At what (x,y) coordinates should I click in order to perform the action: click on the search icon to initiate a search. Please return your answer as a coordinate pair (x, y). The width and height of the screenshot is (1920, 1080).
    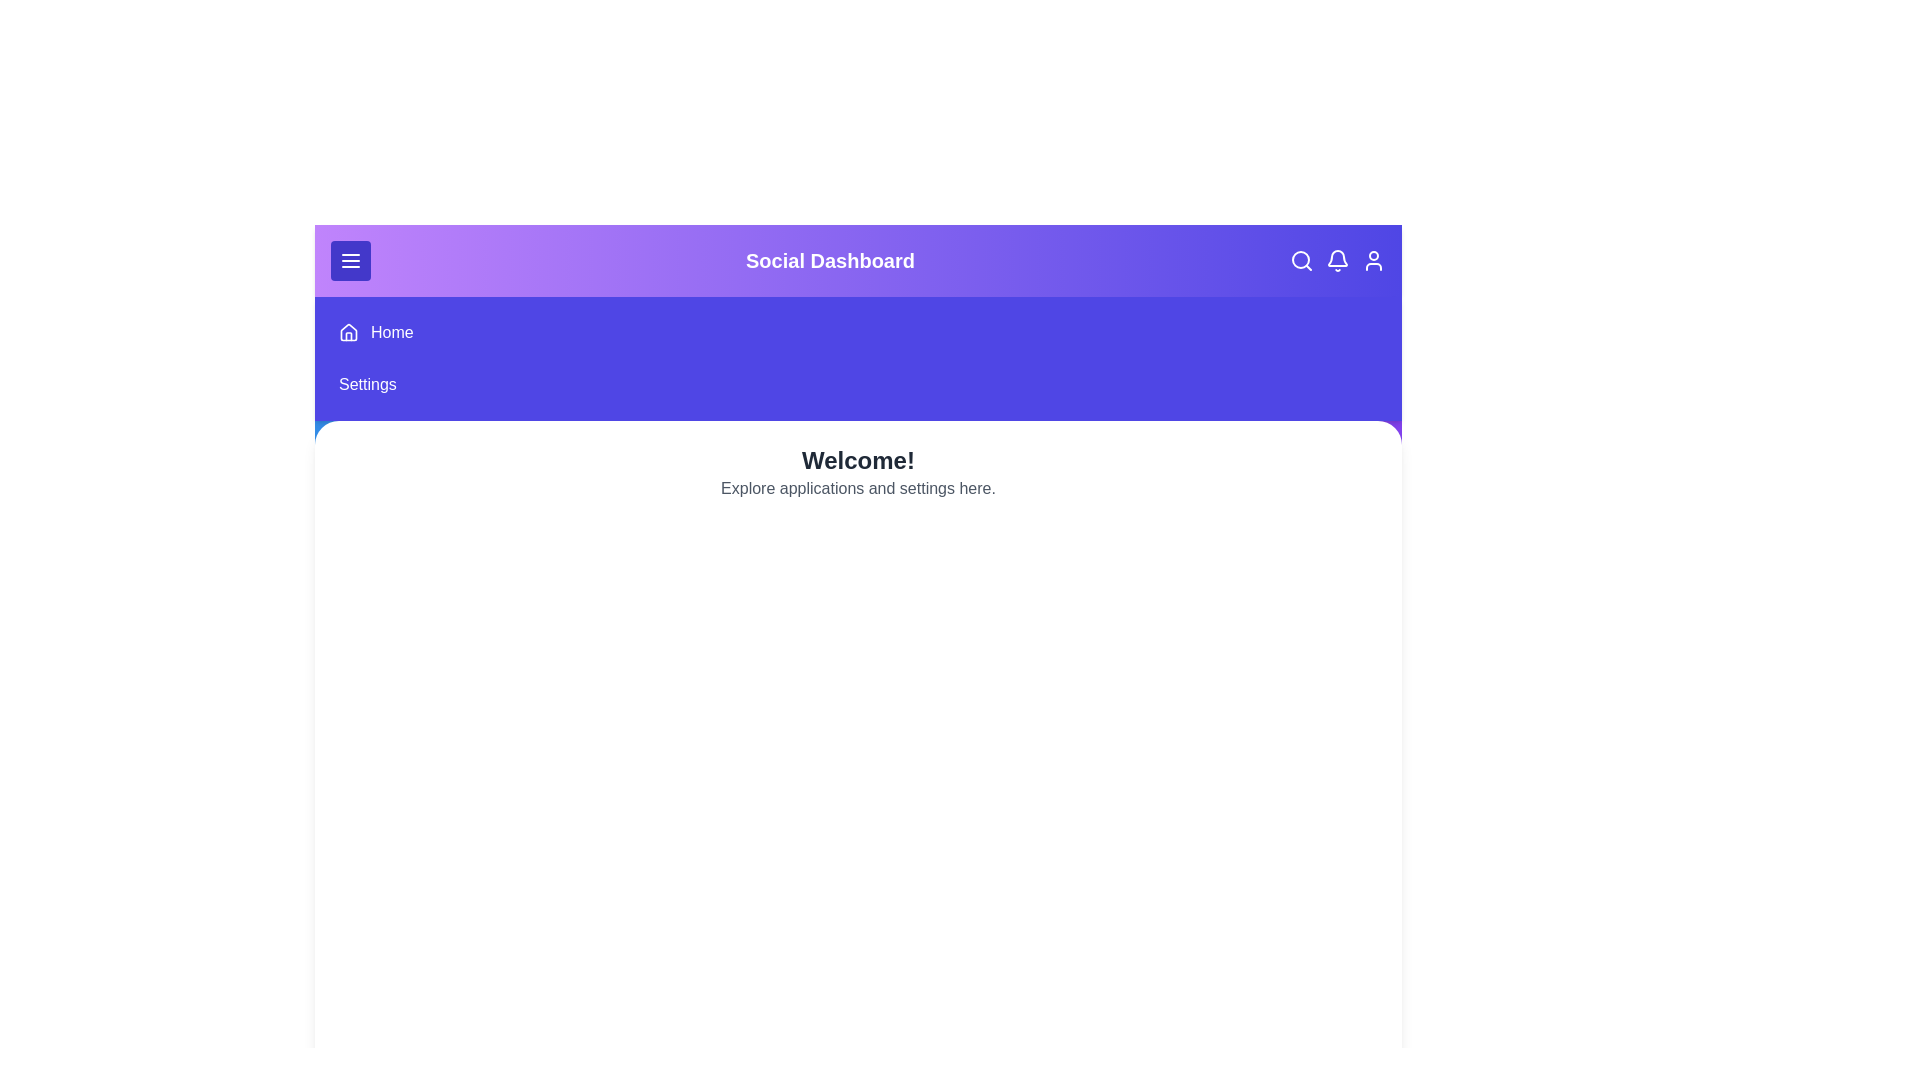
    Looking at the image, I should click on (1301, 260).